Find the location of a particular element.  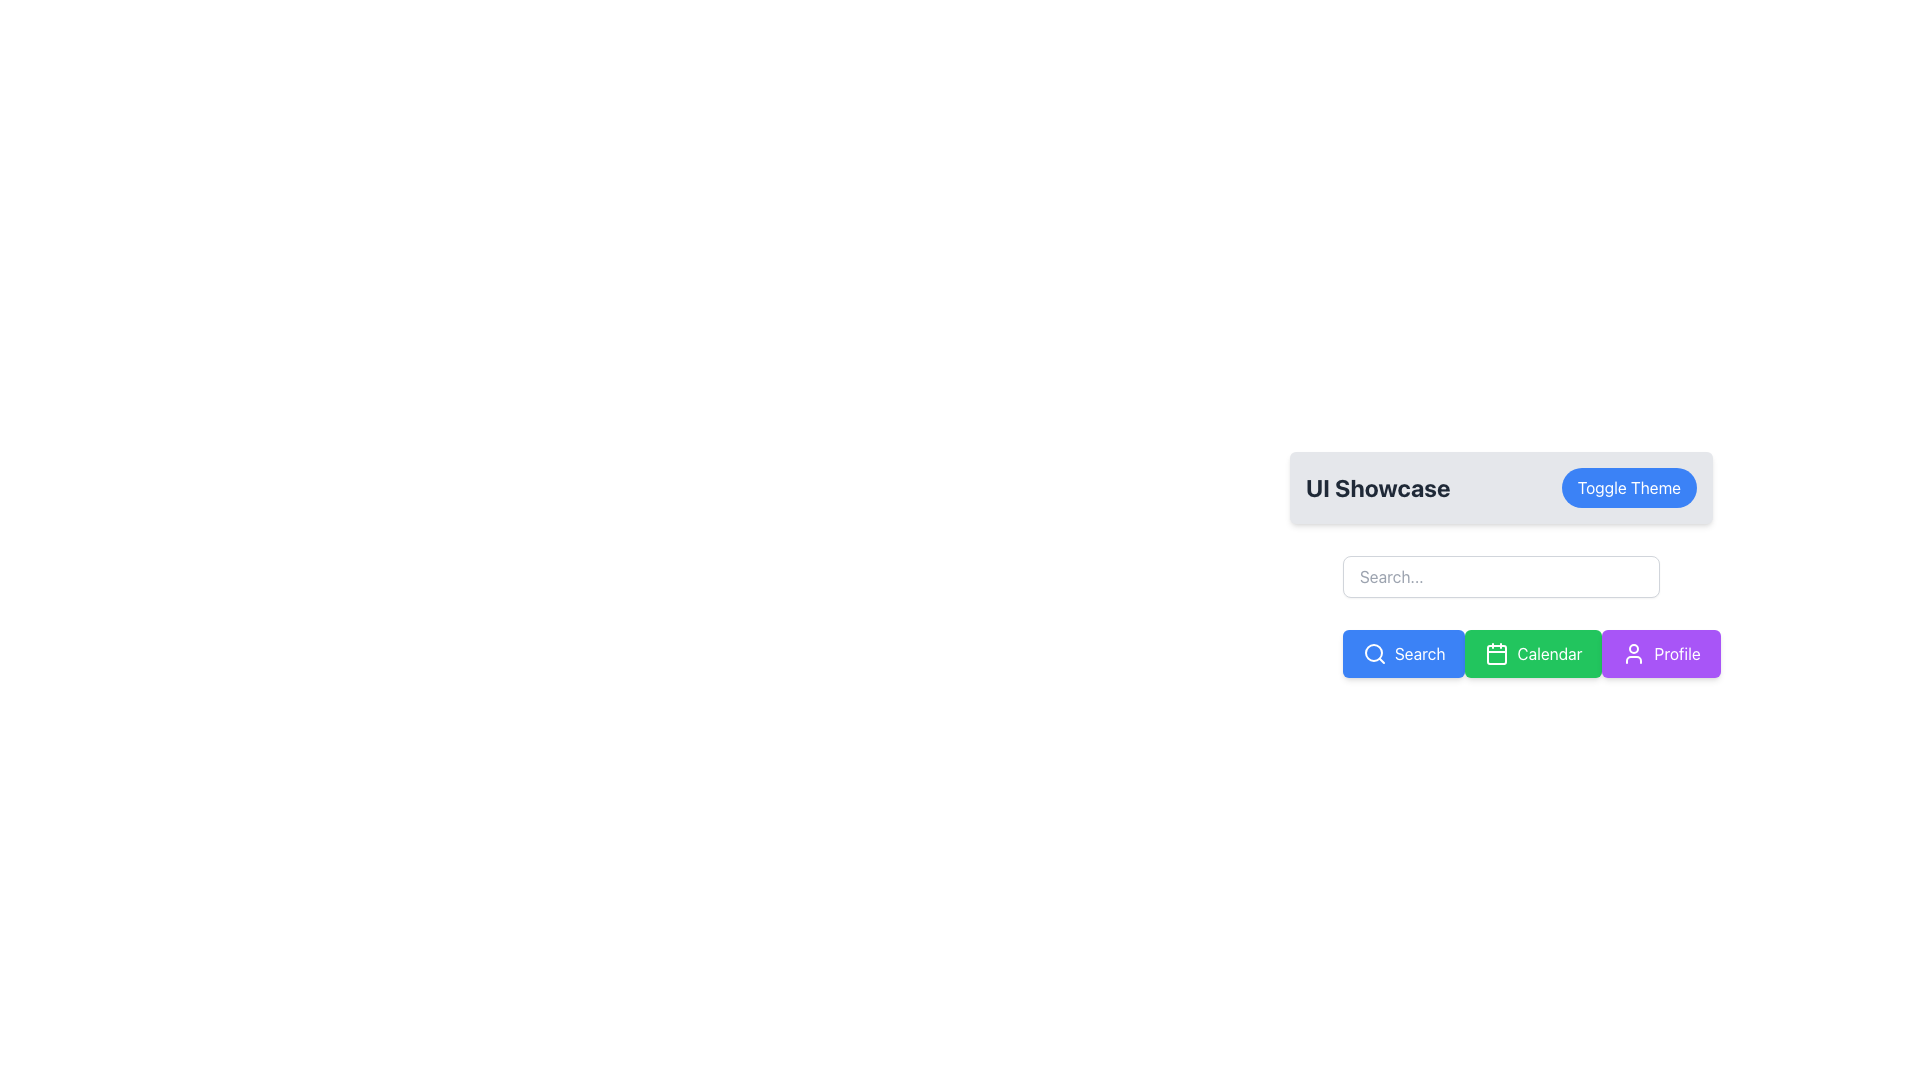

the blue 'Search' button with rounded corners, which contains a white search icon and the text 'Search', to initiate a search action is located at coordinates (1402, 654).